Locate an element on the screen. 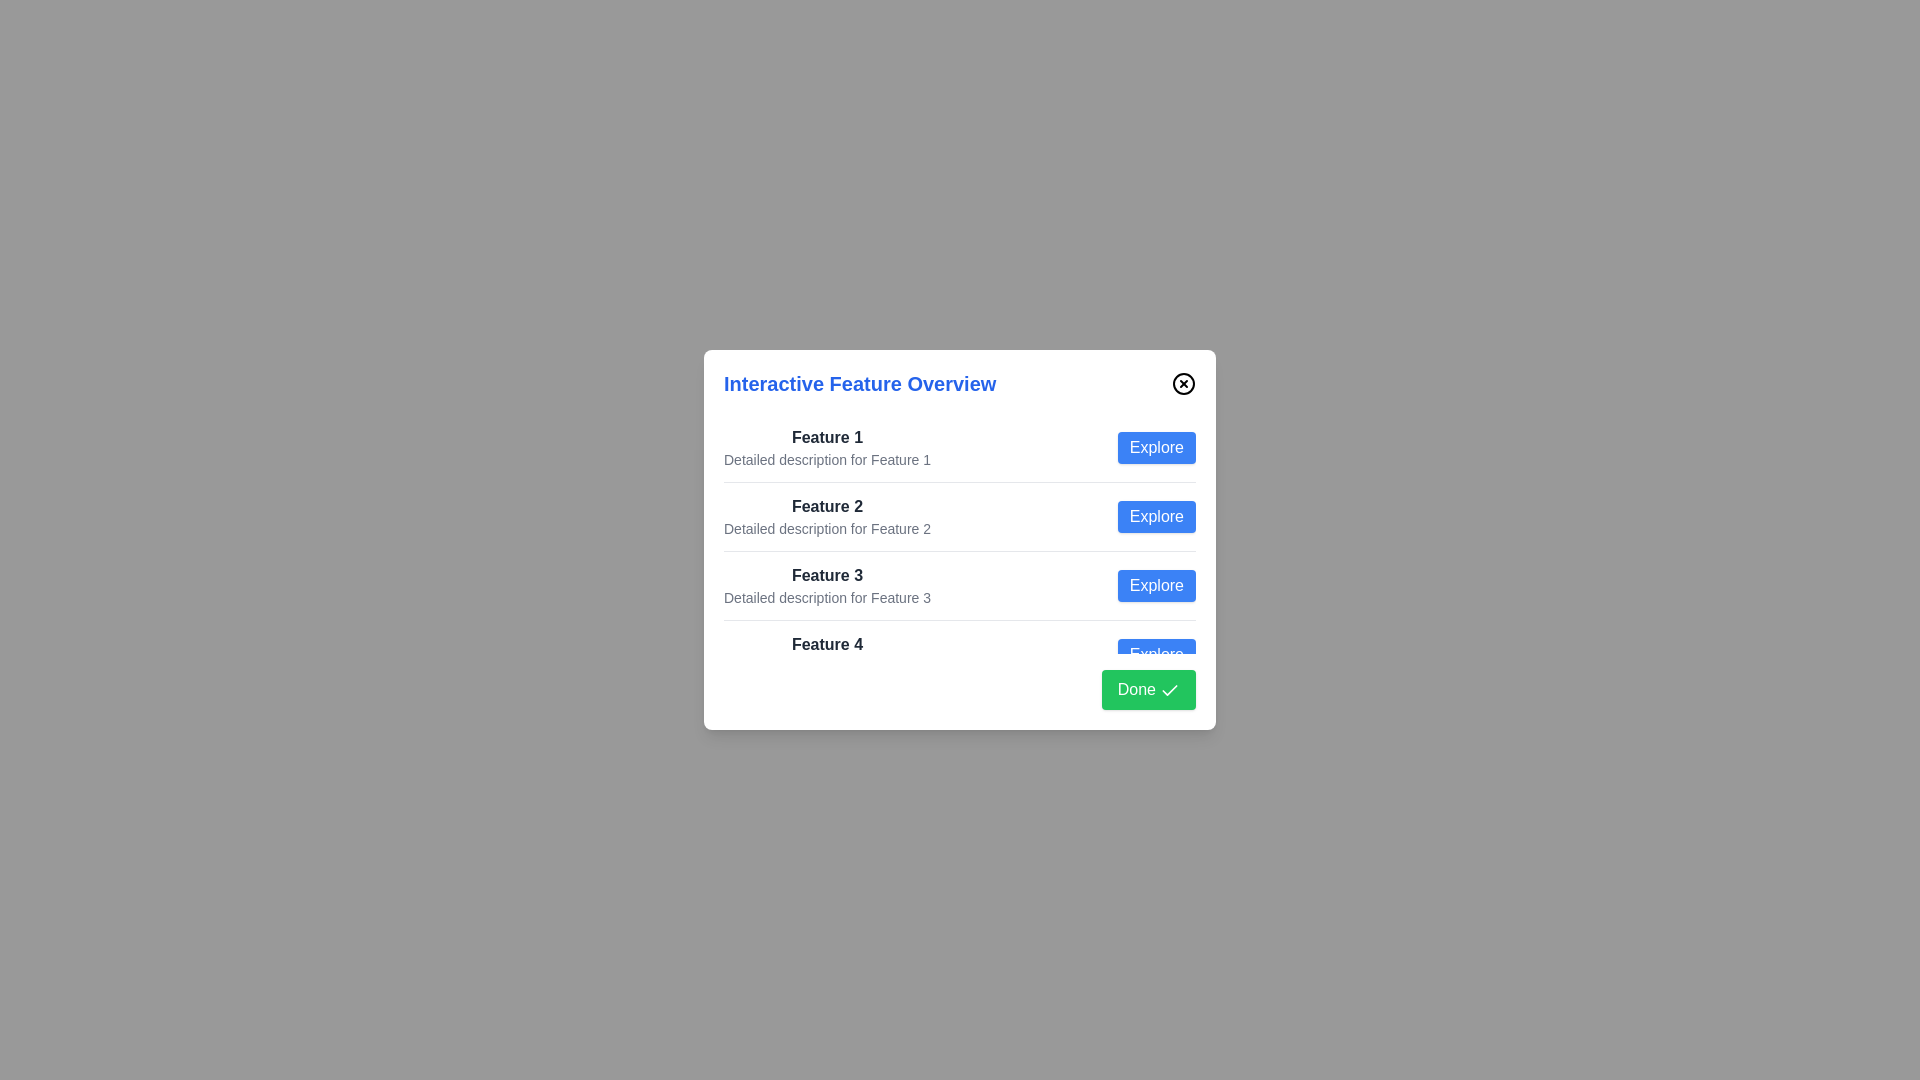 This screenshot has width=1920, height=1080. the 'Explore' button for feature 3 is located at coordinates (1156, 585).